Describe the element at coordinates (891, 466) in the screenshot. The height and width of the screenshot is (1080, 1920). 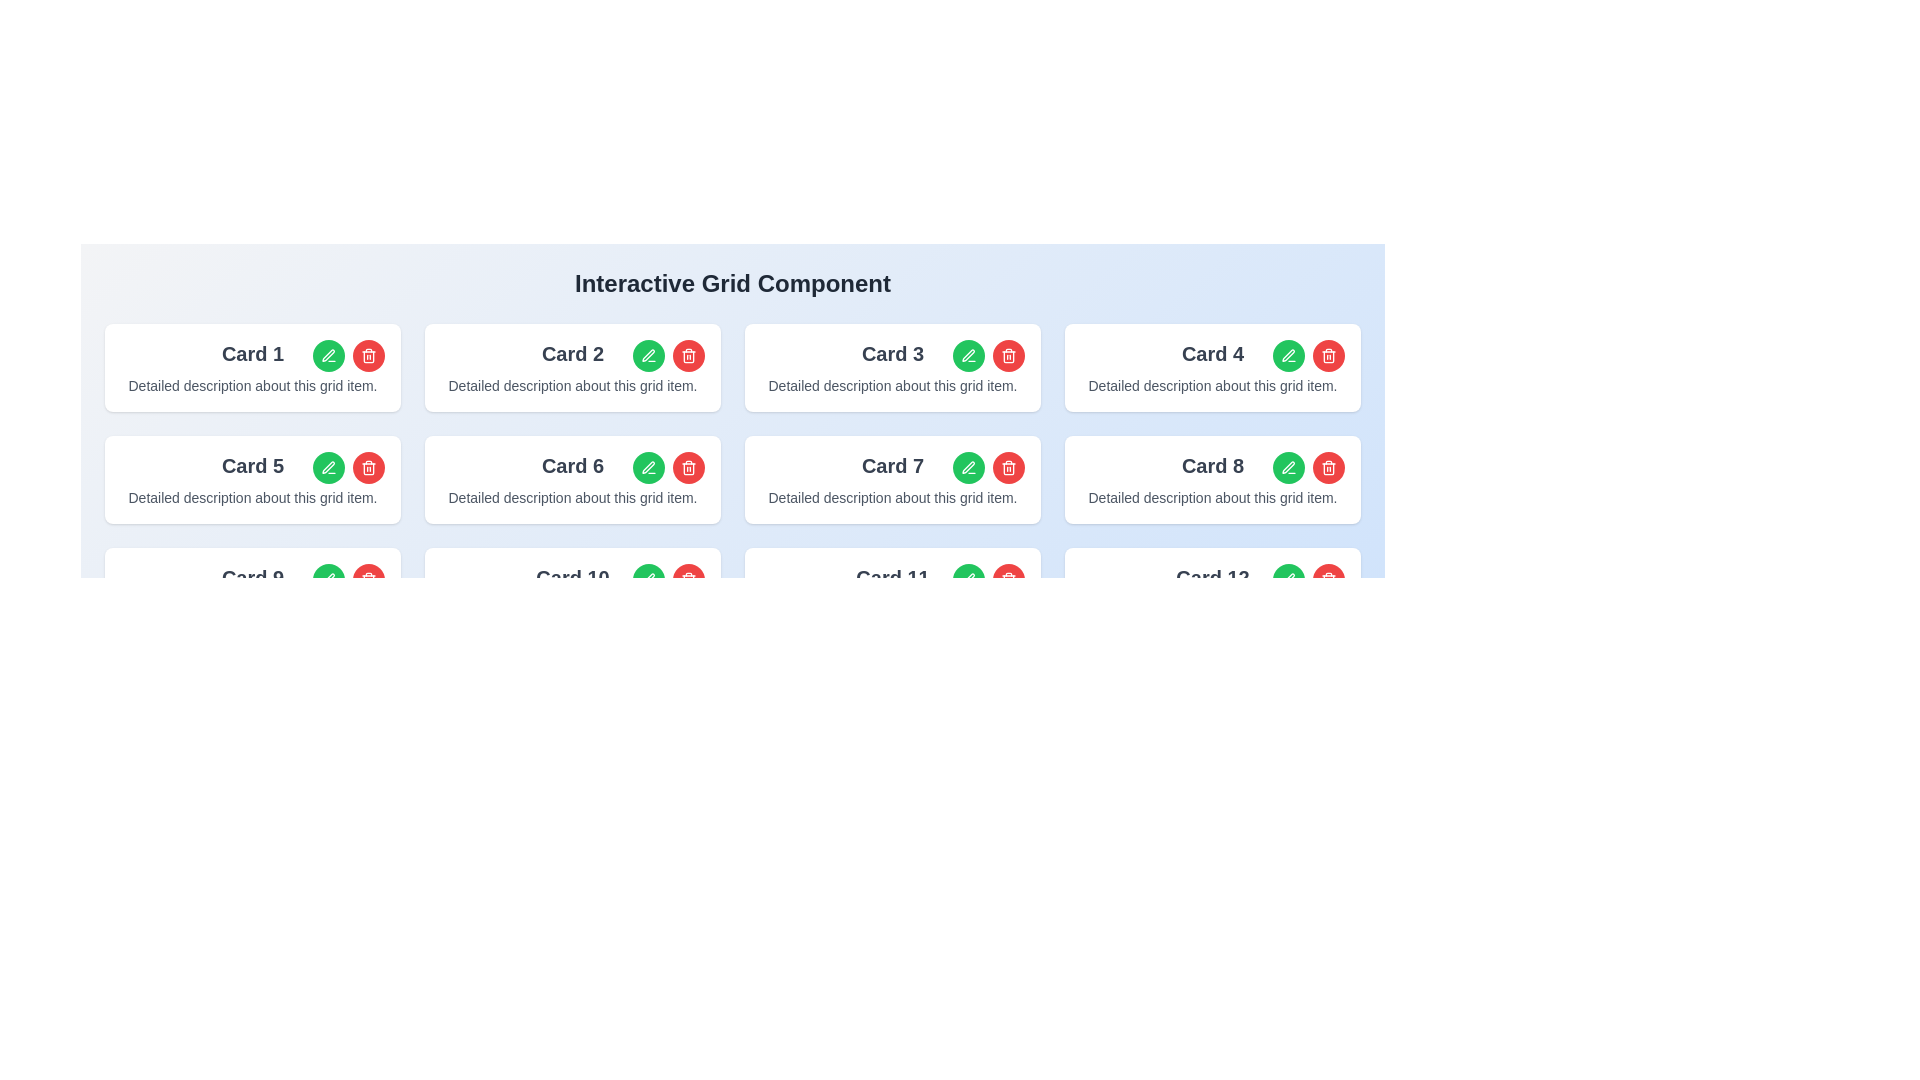
I see `the static text label 'Card 7', which serves as the title for the associated grid card located in the second row, third column of the grid` at that location.